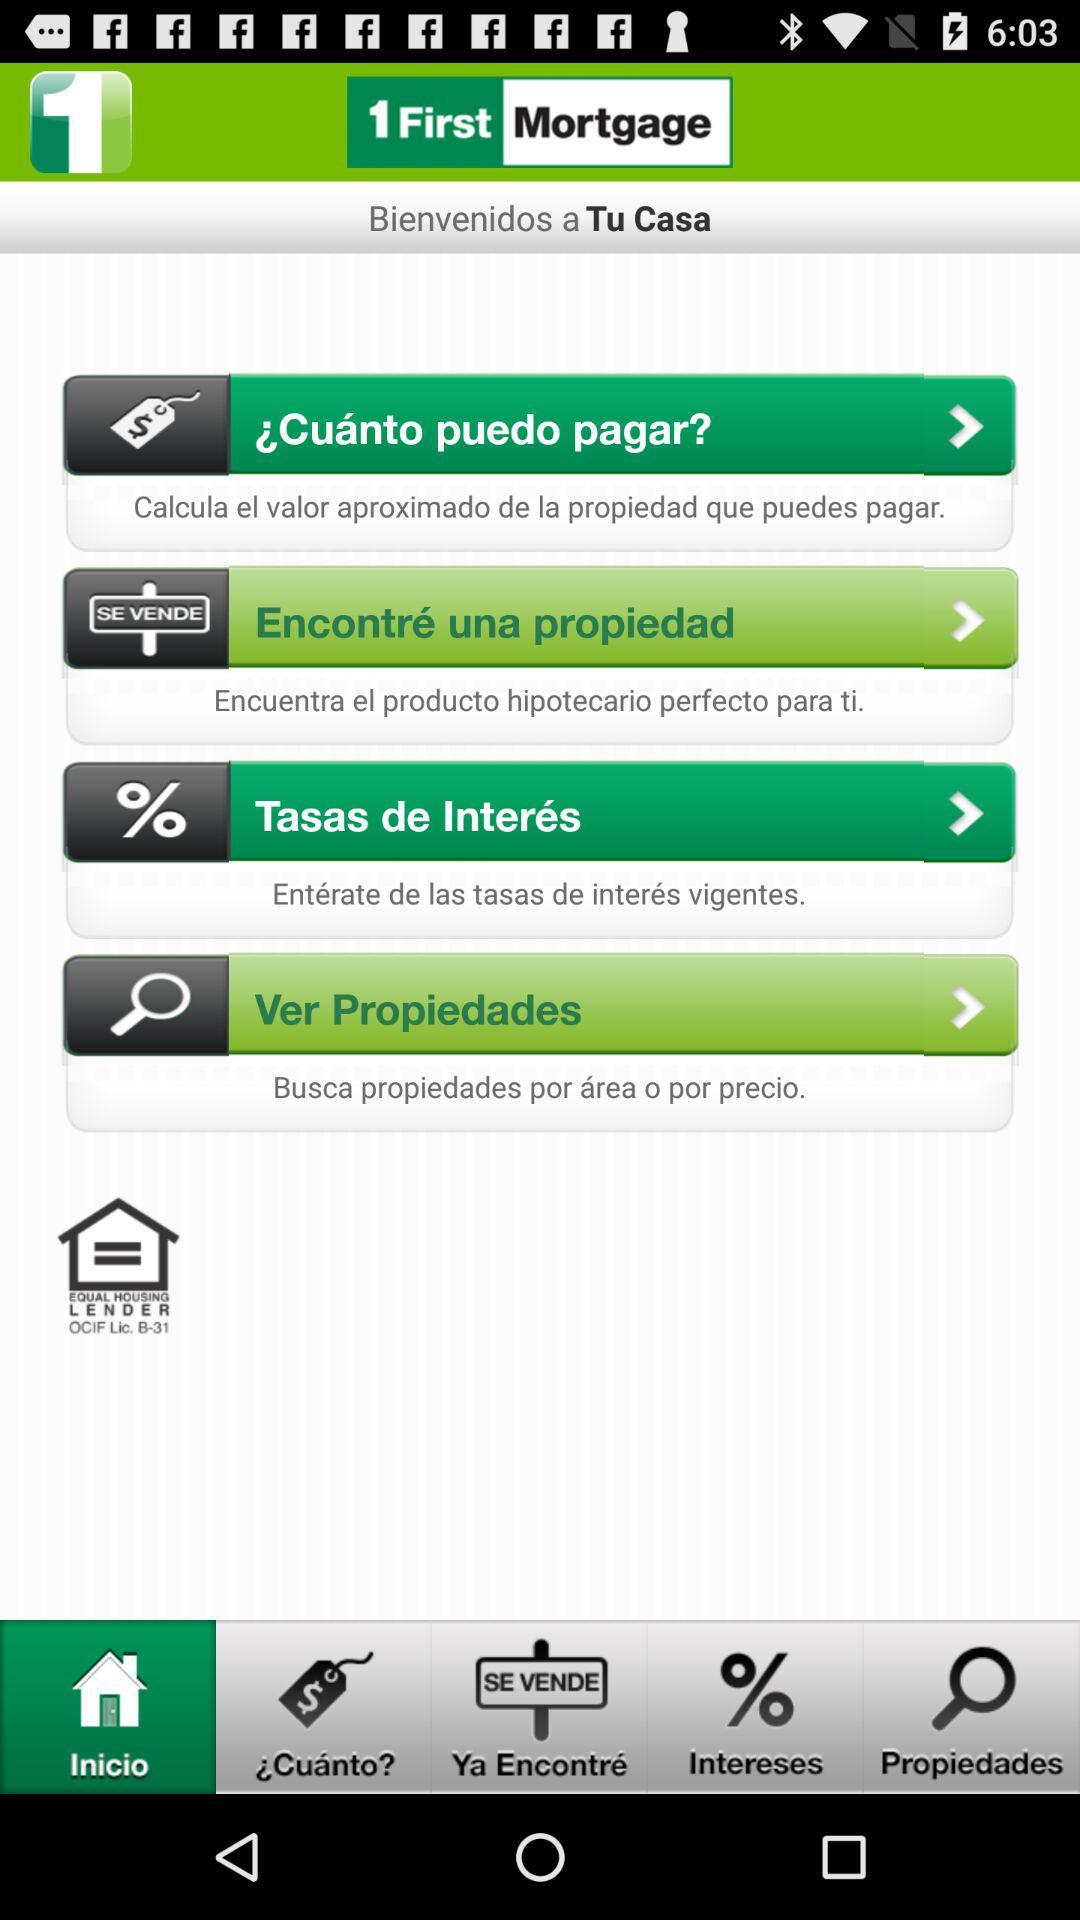 The image size is (1080, 1920). What do you see at coordinates (971, 1826) in the screenshot?
I see `the search icon` at bounding box center [971, 1826].